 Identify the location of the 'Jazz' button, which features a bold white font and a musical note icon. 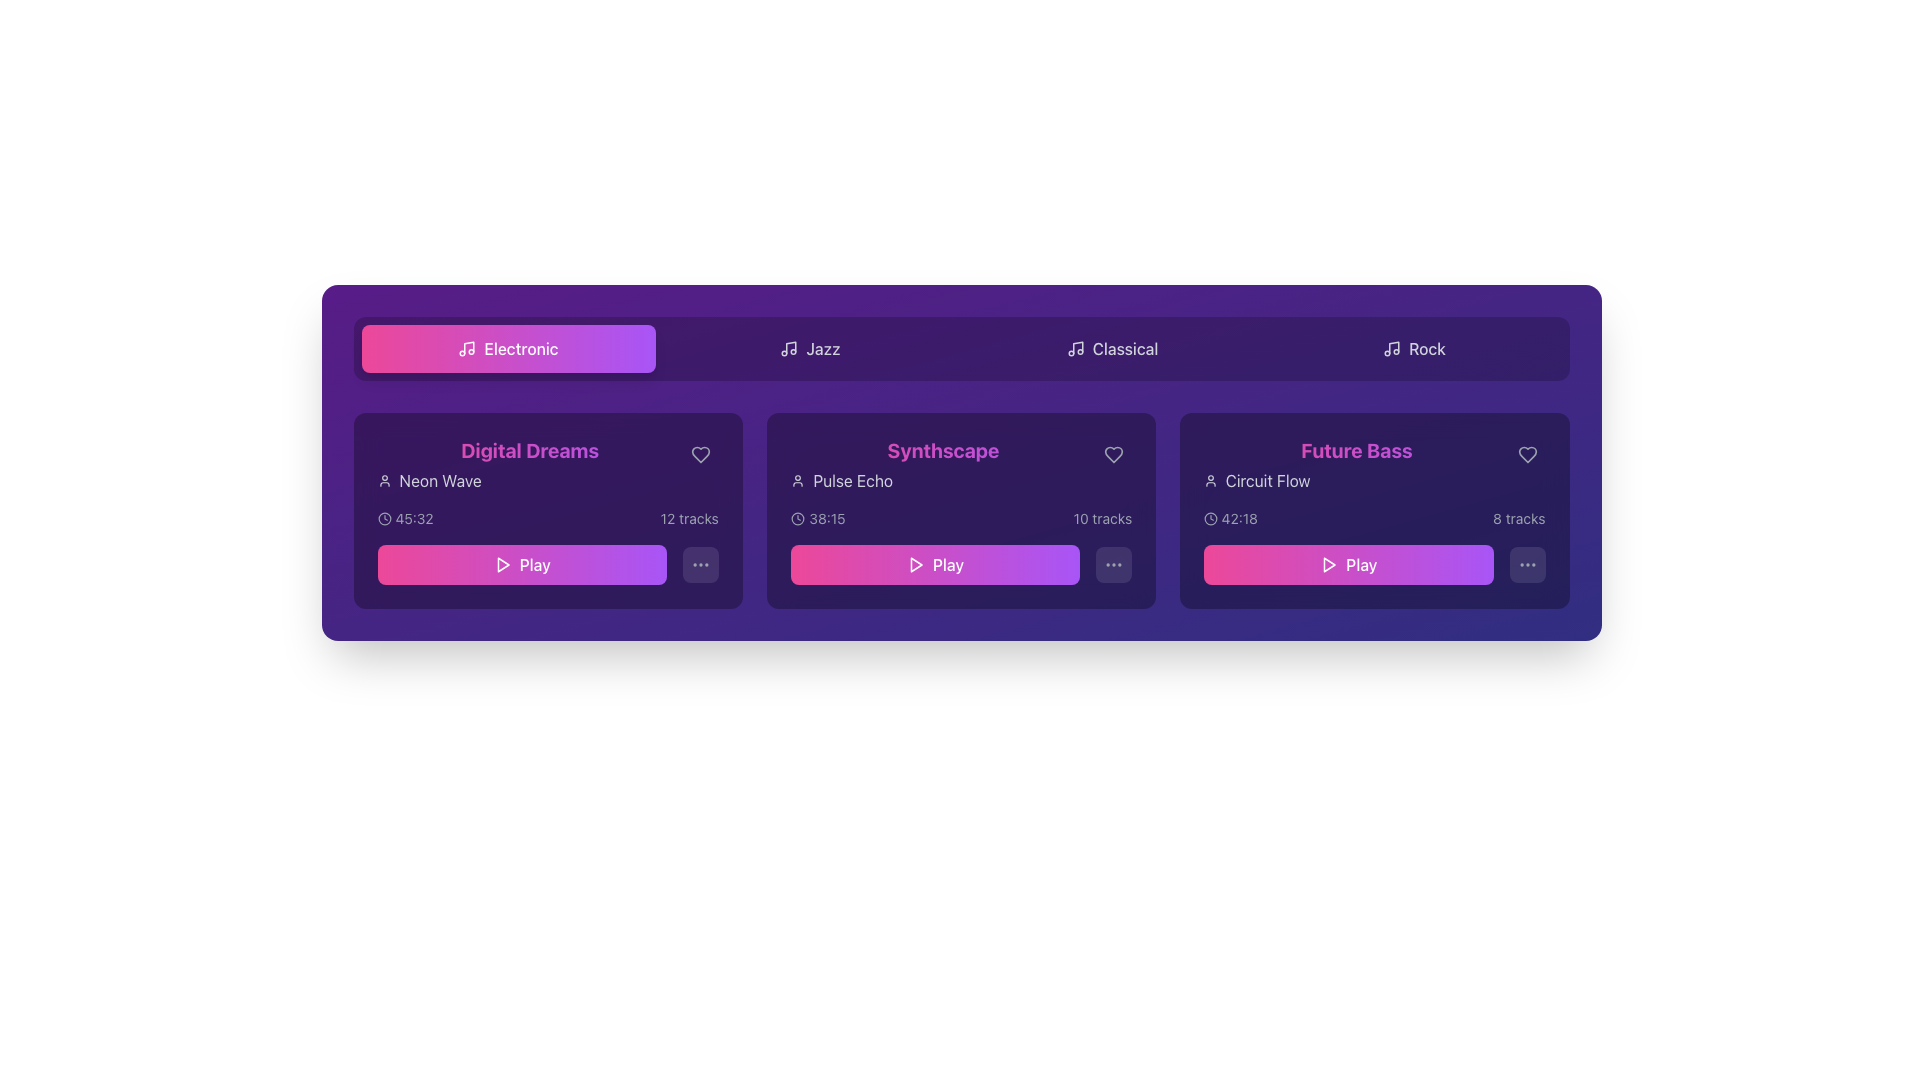
(810, 347).